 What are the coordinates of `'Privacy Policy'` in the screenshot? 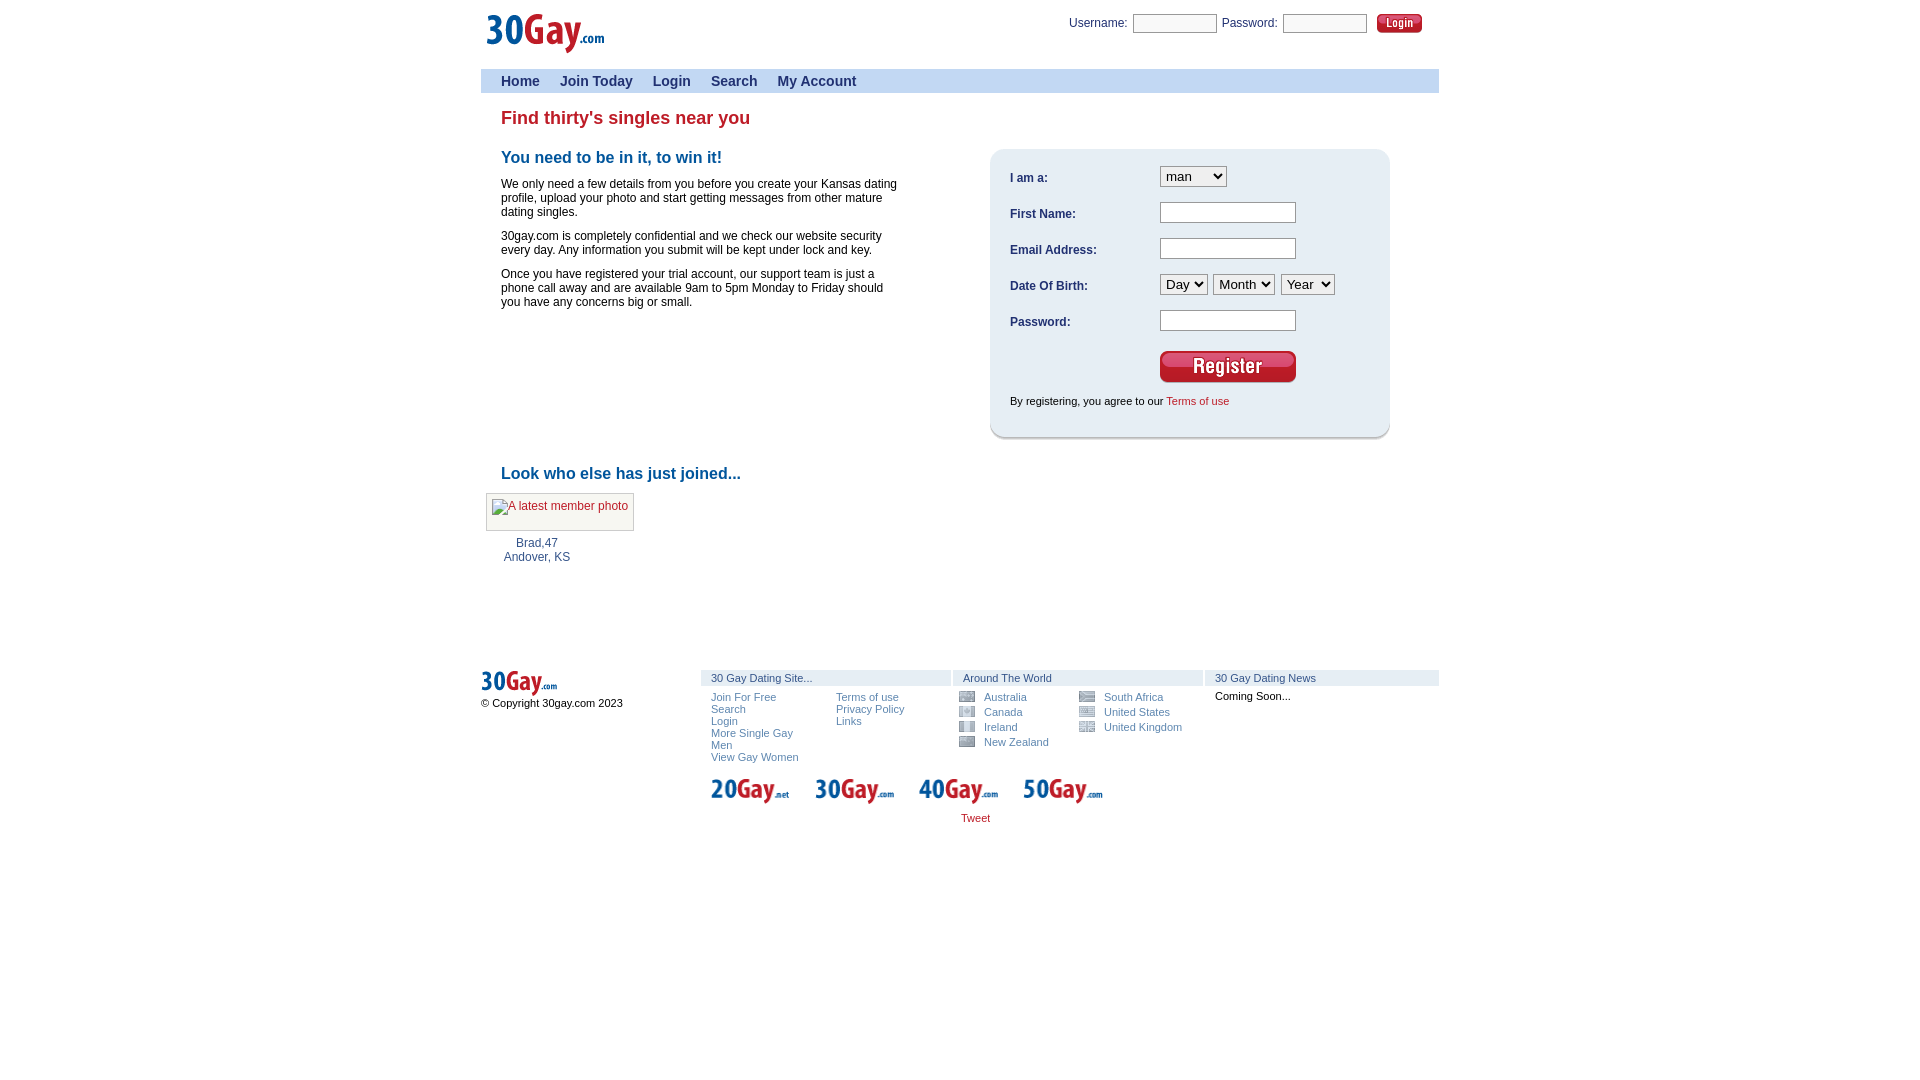 It's located at (869, 708).